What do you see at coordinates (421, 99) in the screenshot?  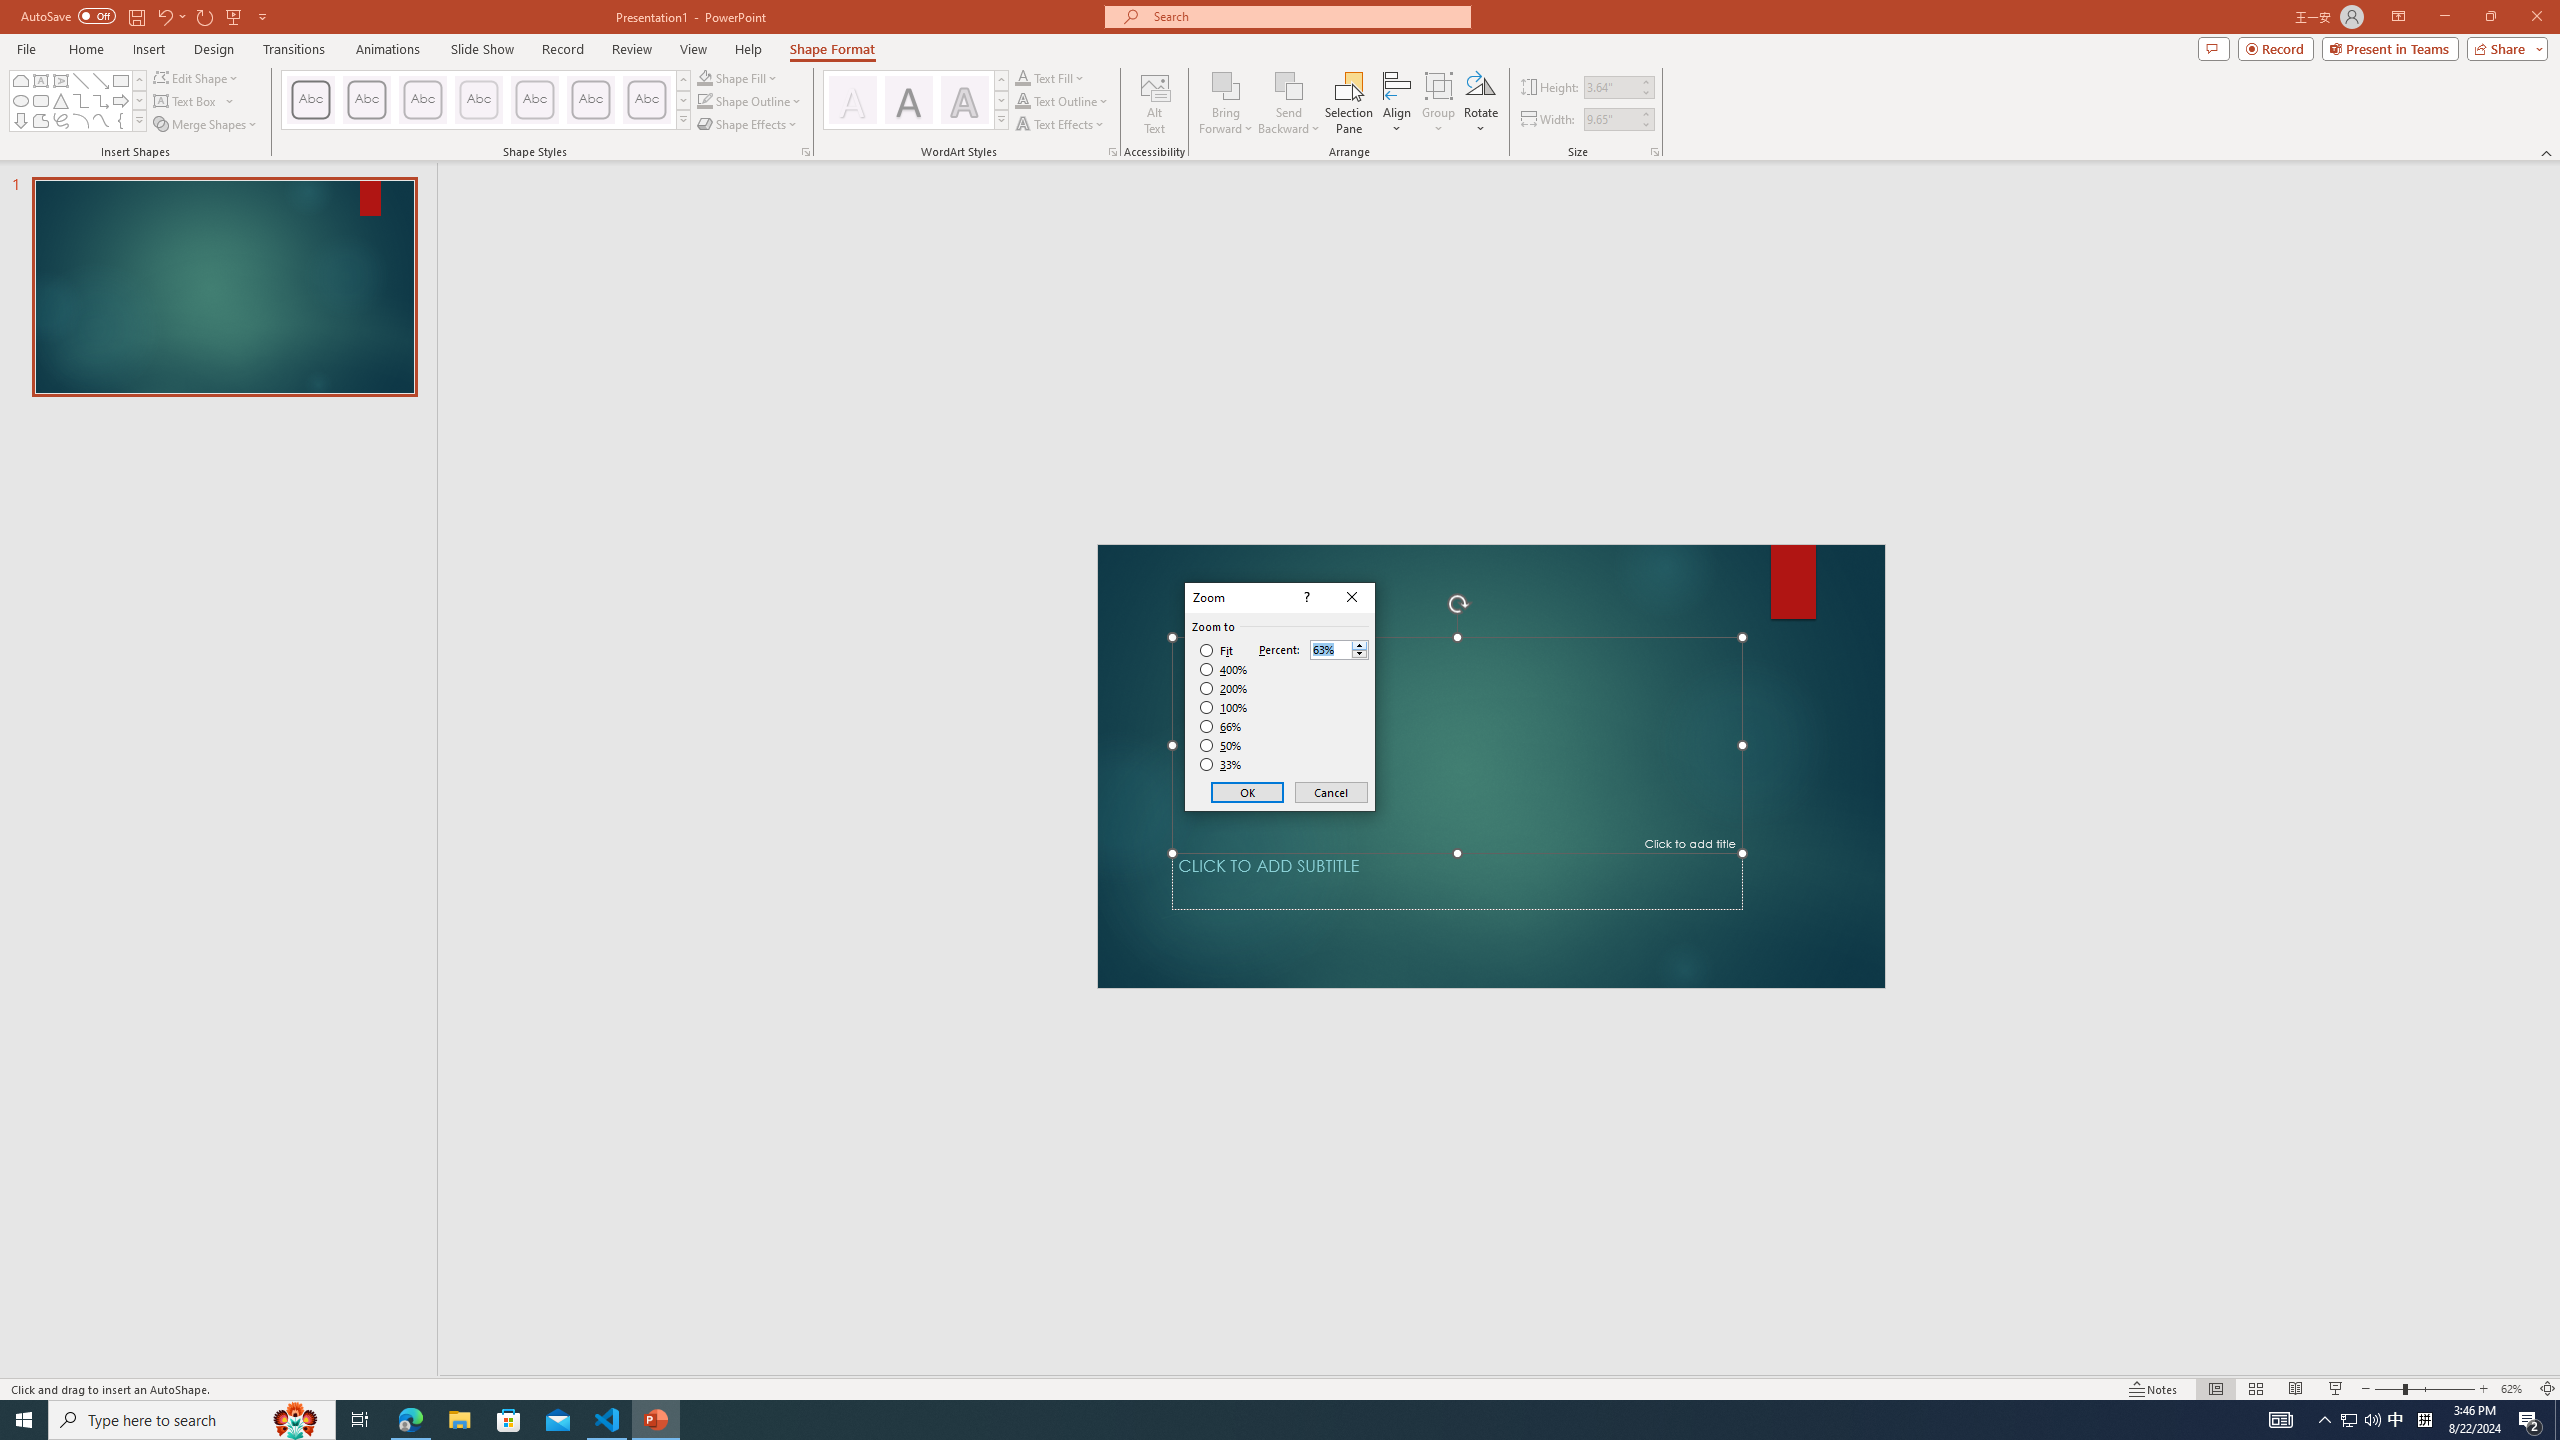 I see `'Colored Outline - Orange, Accent 2'` at bounding box center [421, 99].